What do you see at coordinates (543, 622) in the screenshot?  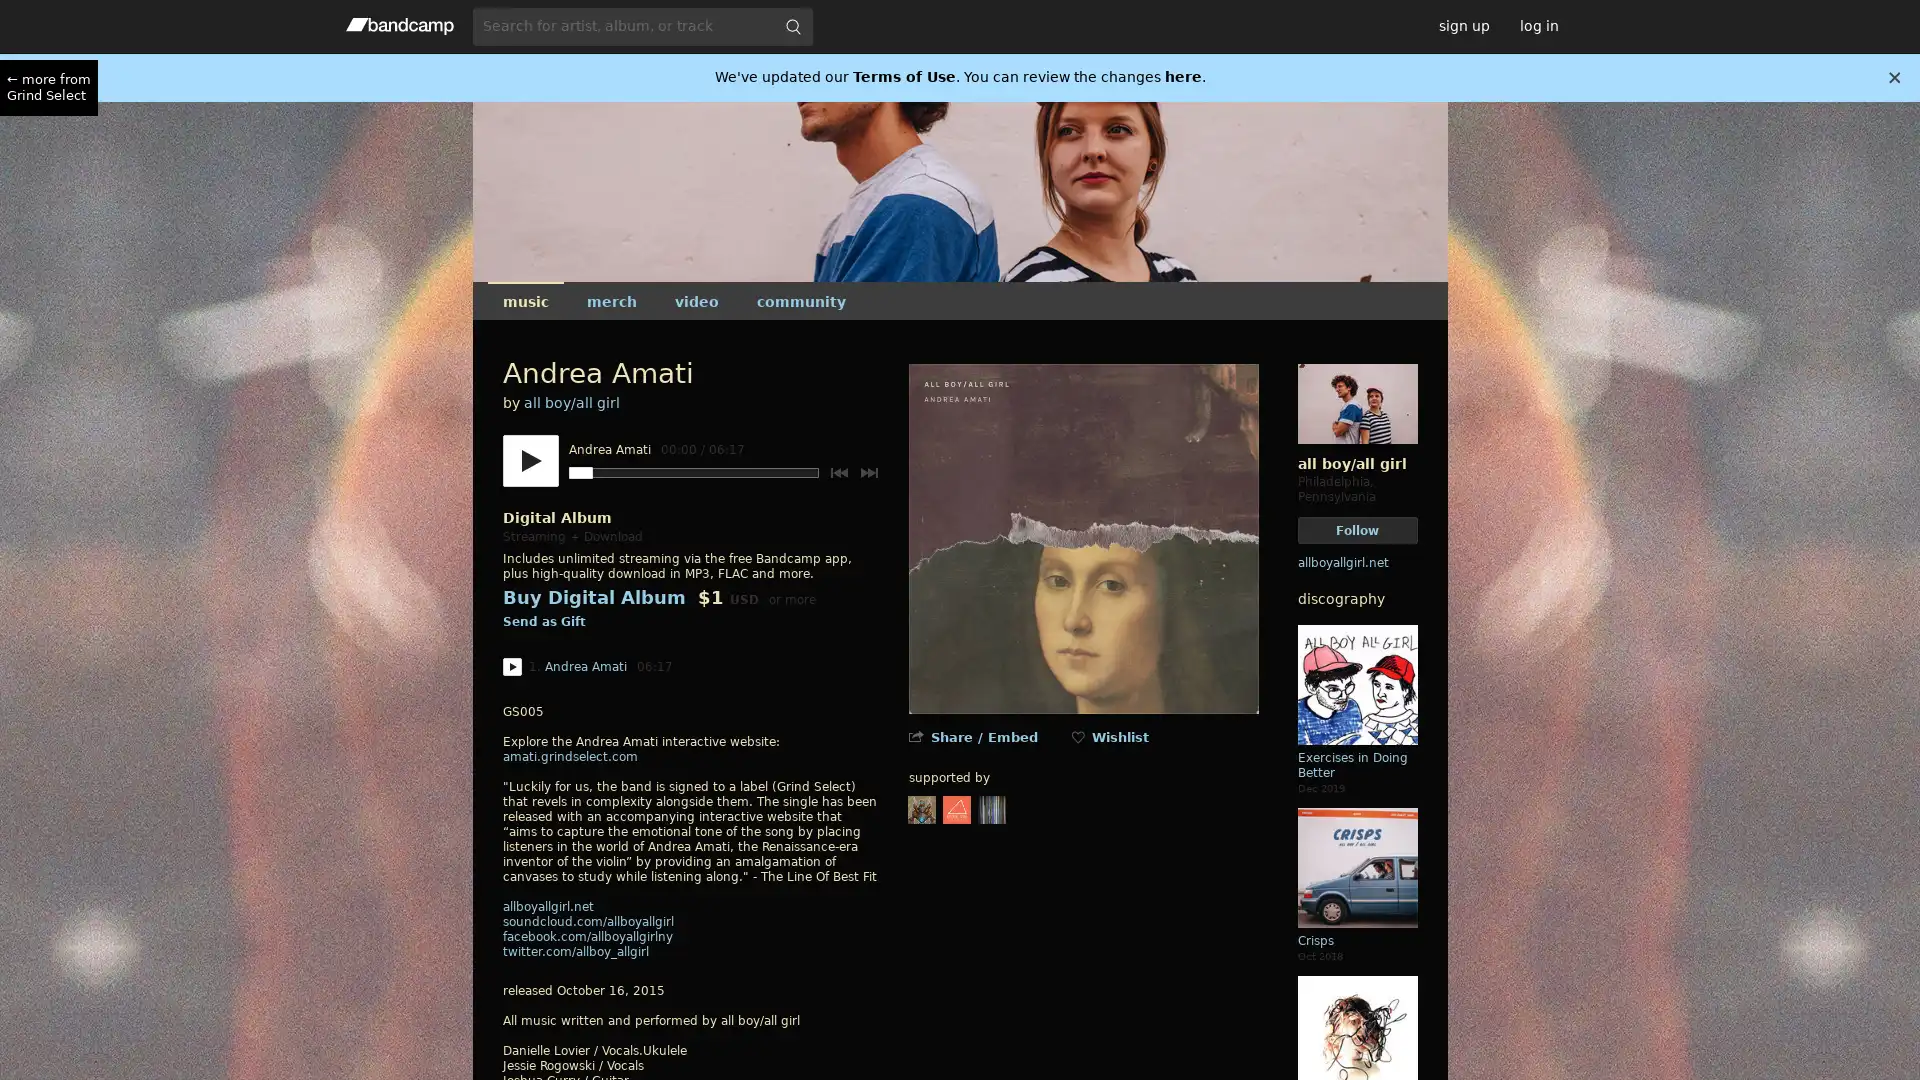 I see `Send as Gift` at bounding box center [543, 622].